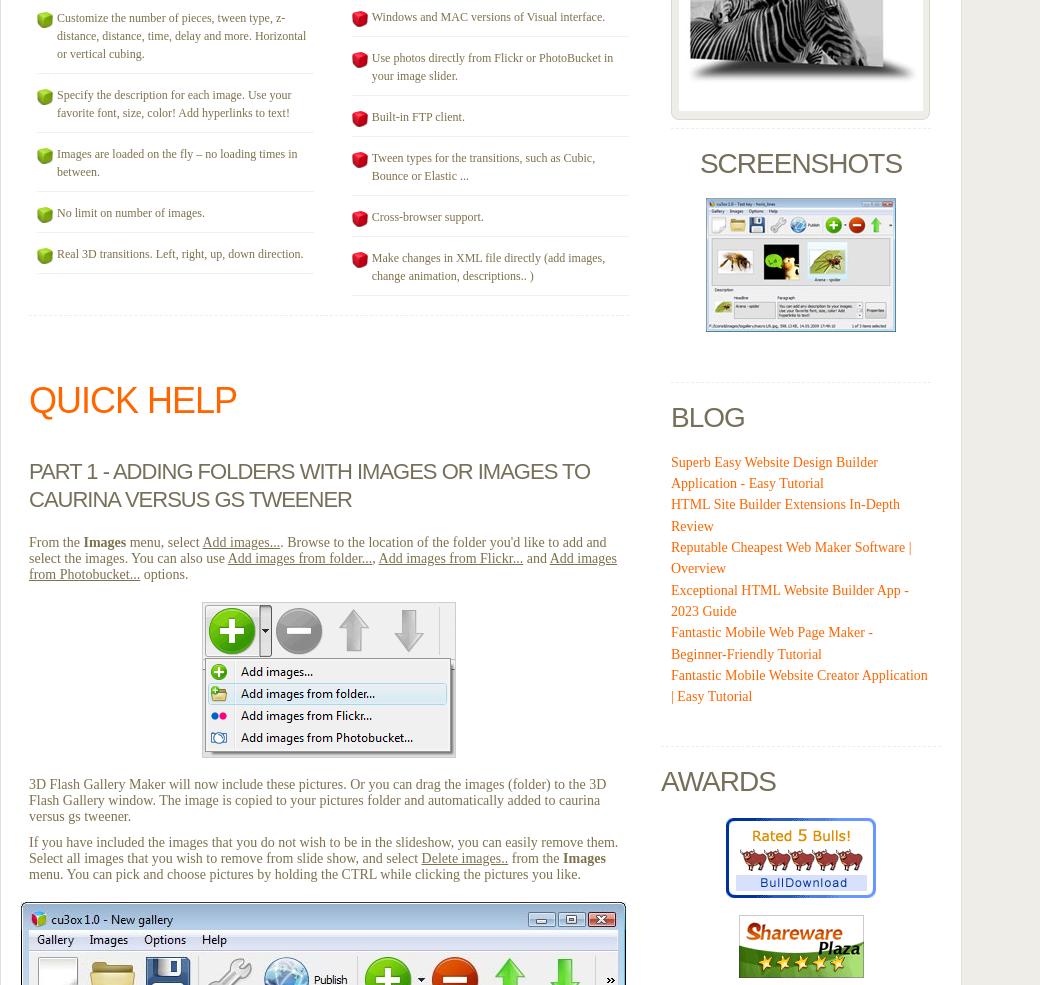 This screenshot has height=985, width=1040. I want to click on 'Specify the description for each image. Use your favorite font, size, color! Add hyperlinks to text!', so click(173, 104).